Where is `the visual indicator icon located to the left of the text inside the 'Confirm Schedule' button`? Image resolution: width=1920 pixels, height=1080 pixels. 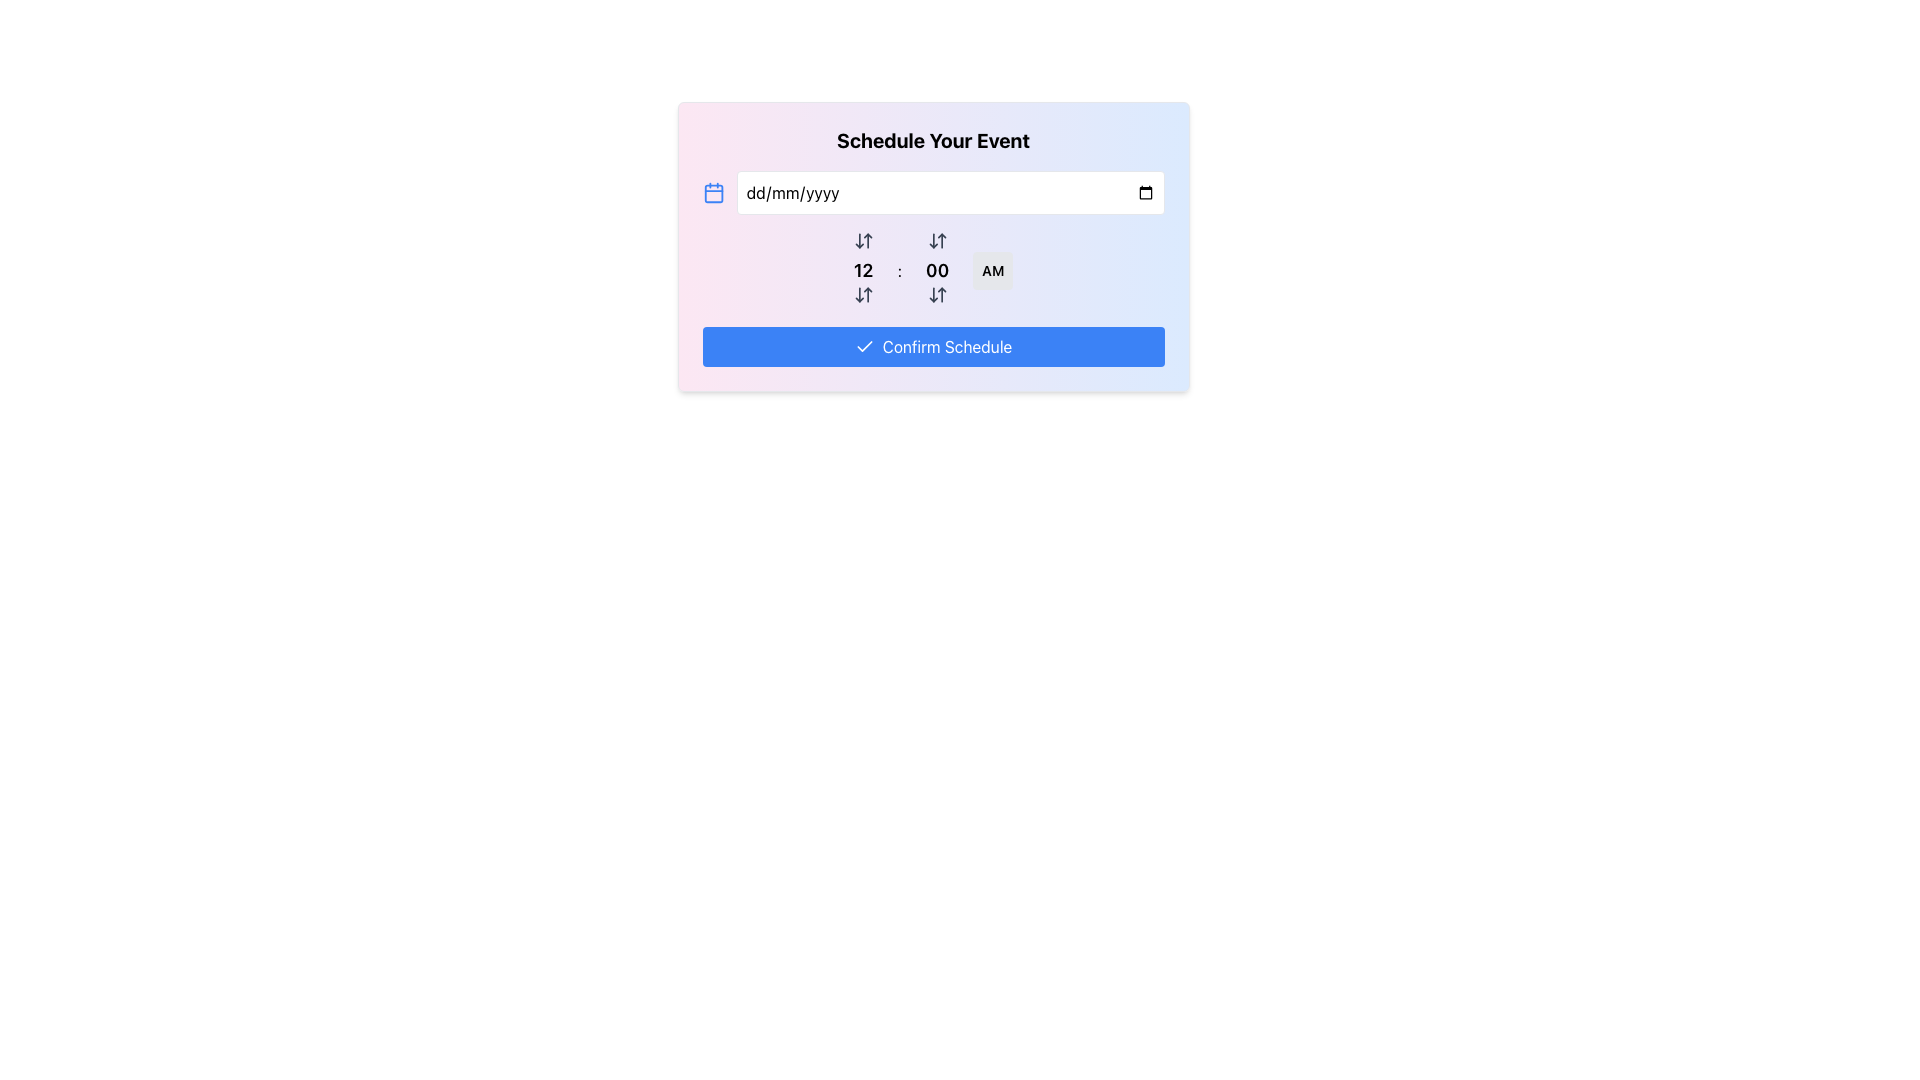
the visual indicator icon located to the left of the text inside the 'Confirm Schedule' button is located at coordinates (864, 346).